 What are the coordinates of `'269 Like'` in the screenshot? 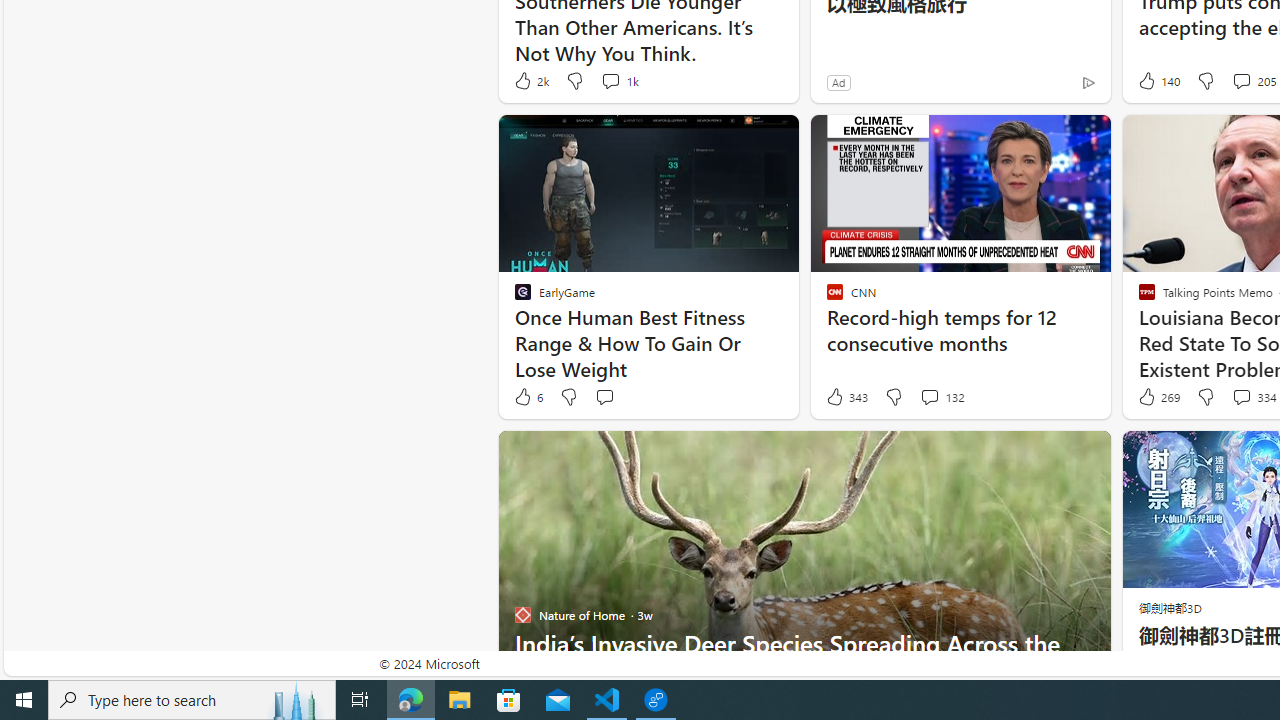 It's located at (1157, 397).